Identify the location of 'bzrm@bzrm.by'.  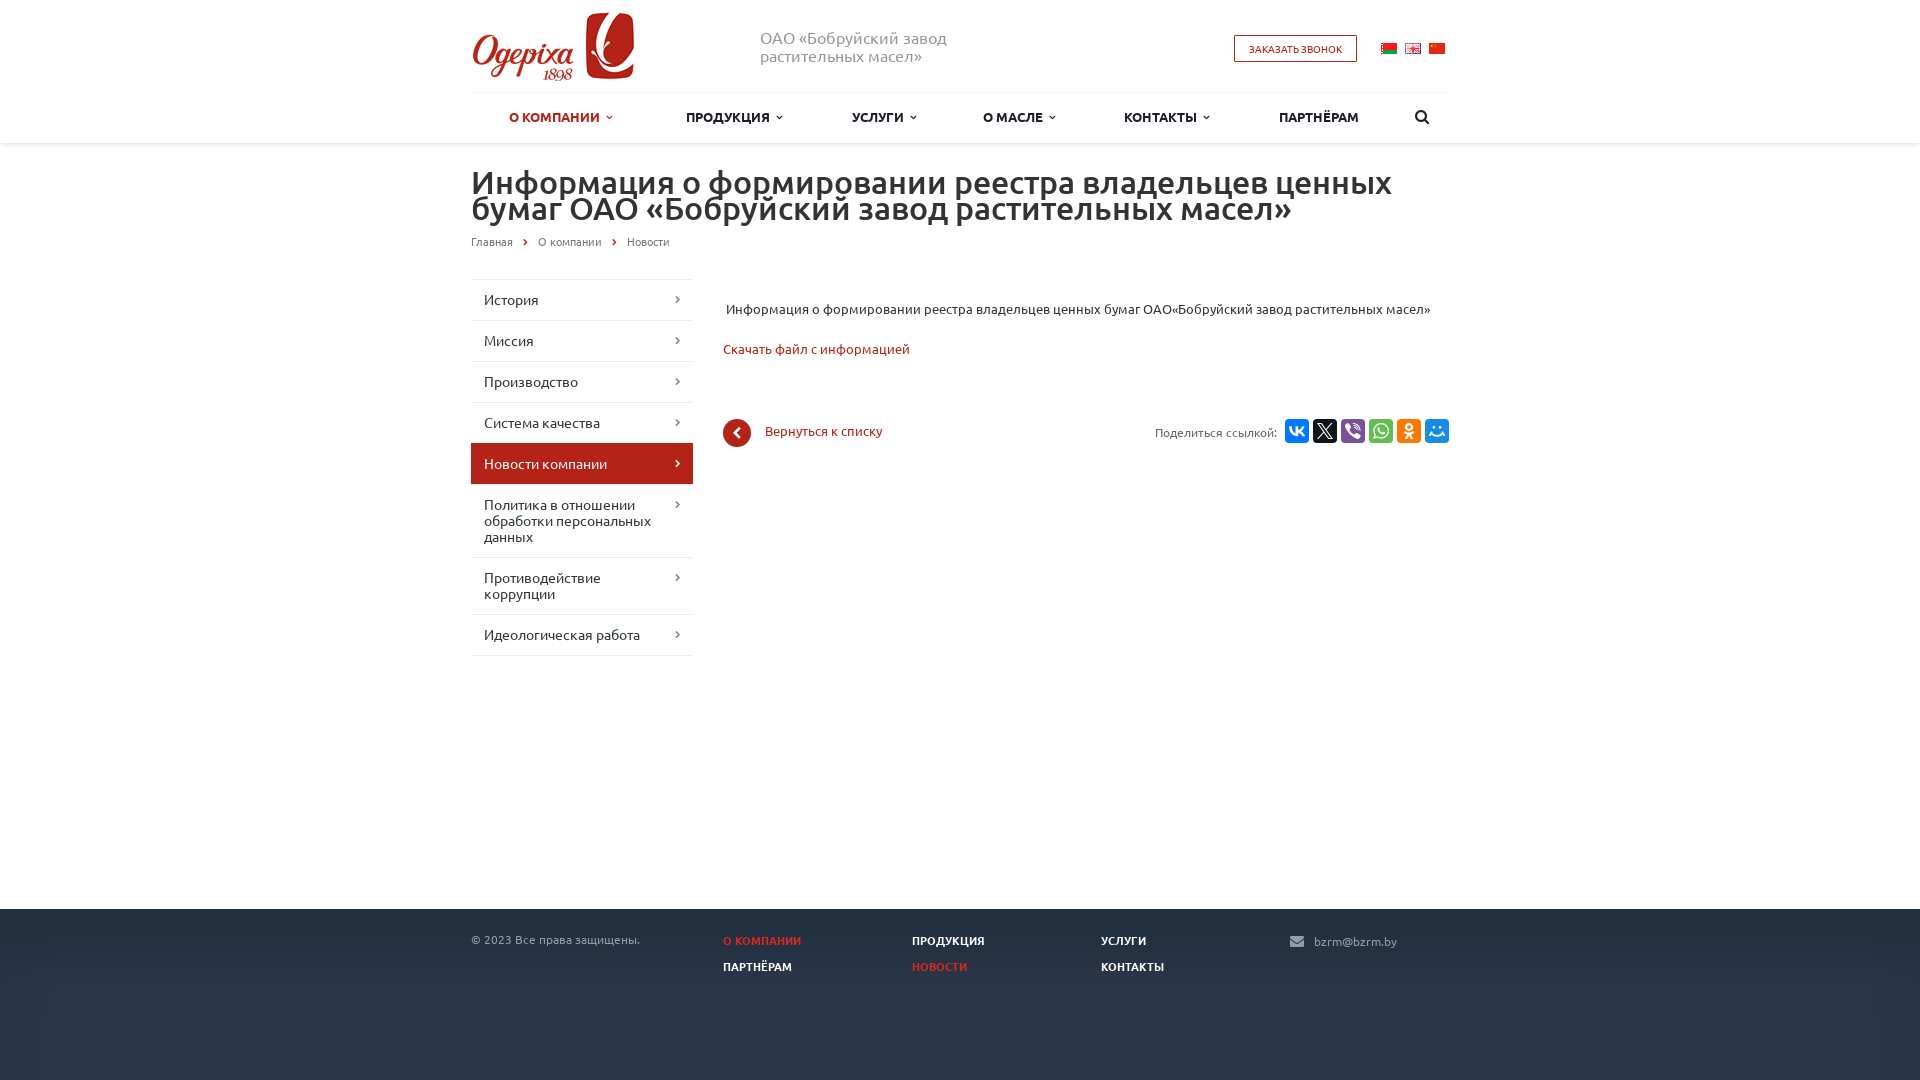
(1314, 941).